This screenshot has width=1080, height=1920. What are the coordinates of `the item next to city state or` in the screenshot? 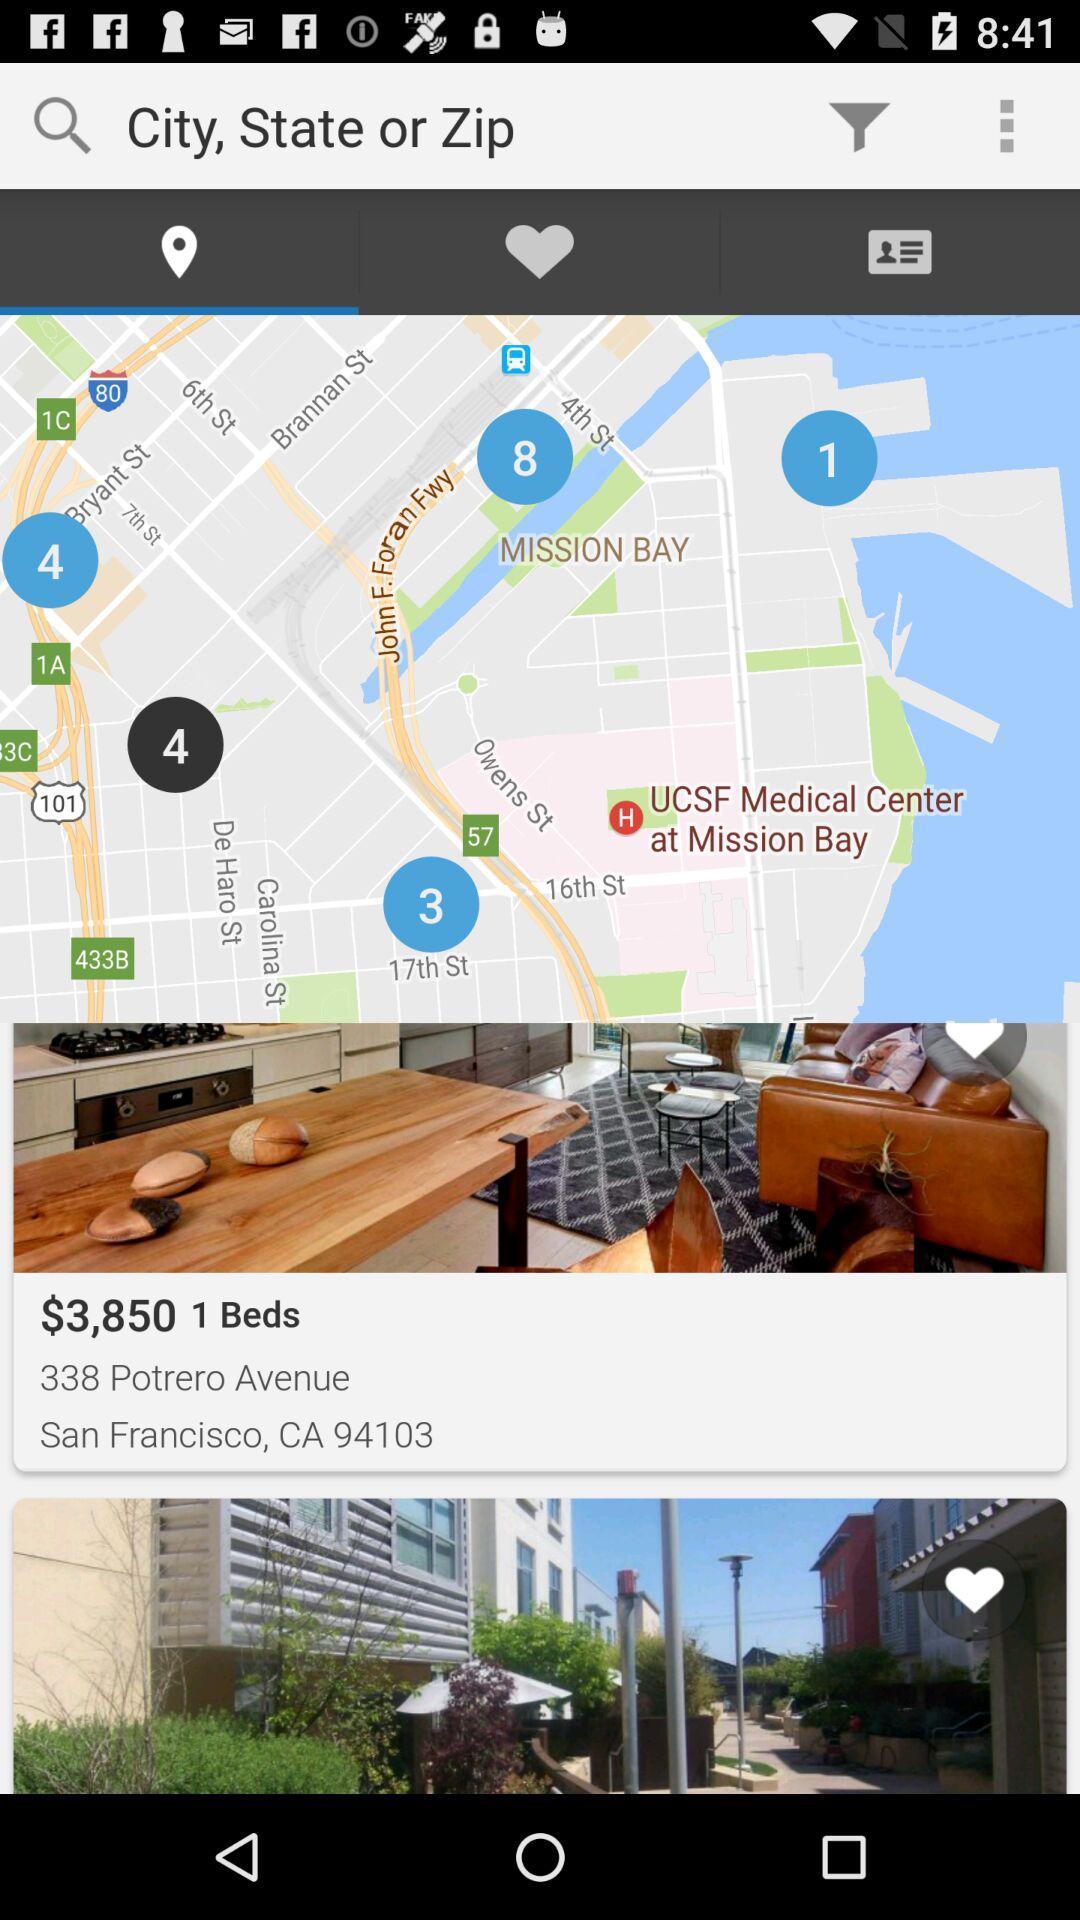 It's located at (858, 124).